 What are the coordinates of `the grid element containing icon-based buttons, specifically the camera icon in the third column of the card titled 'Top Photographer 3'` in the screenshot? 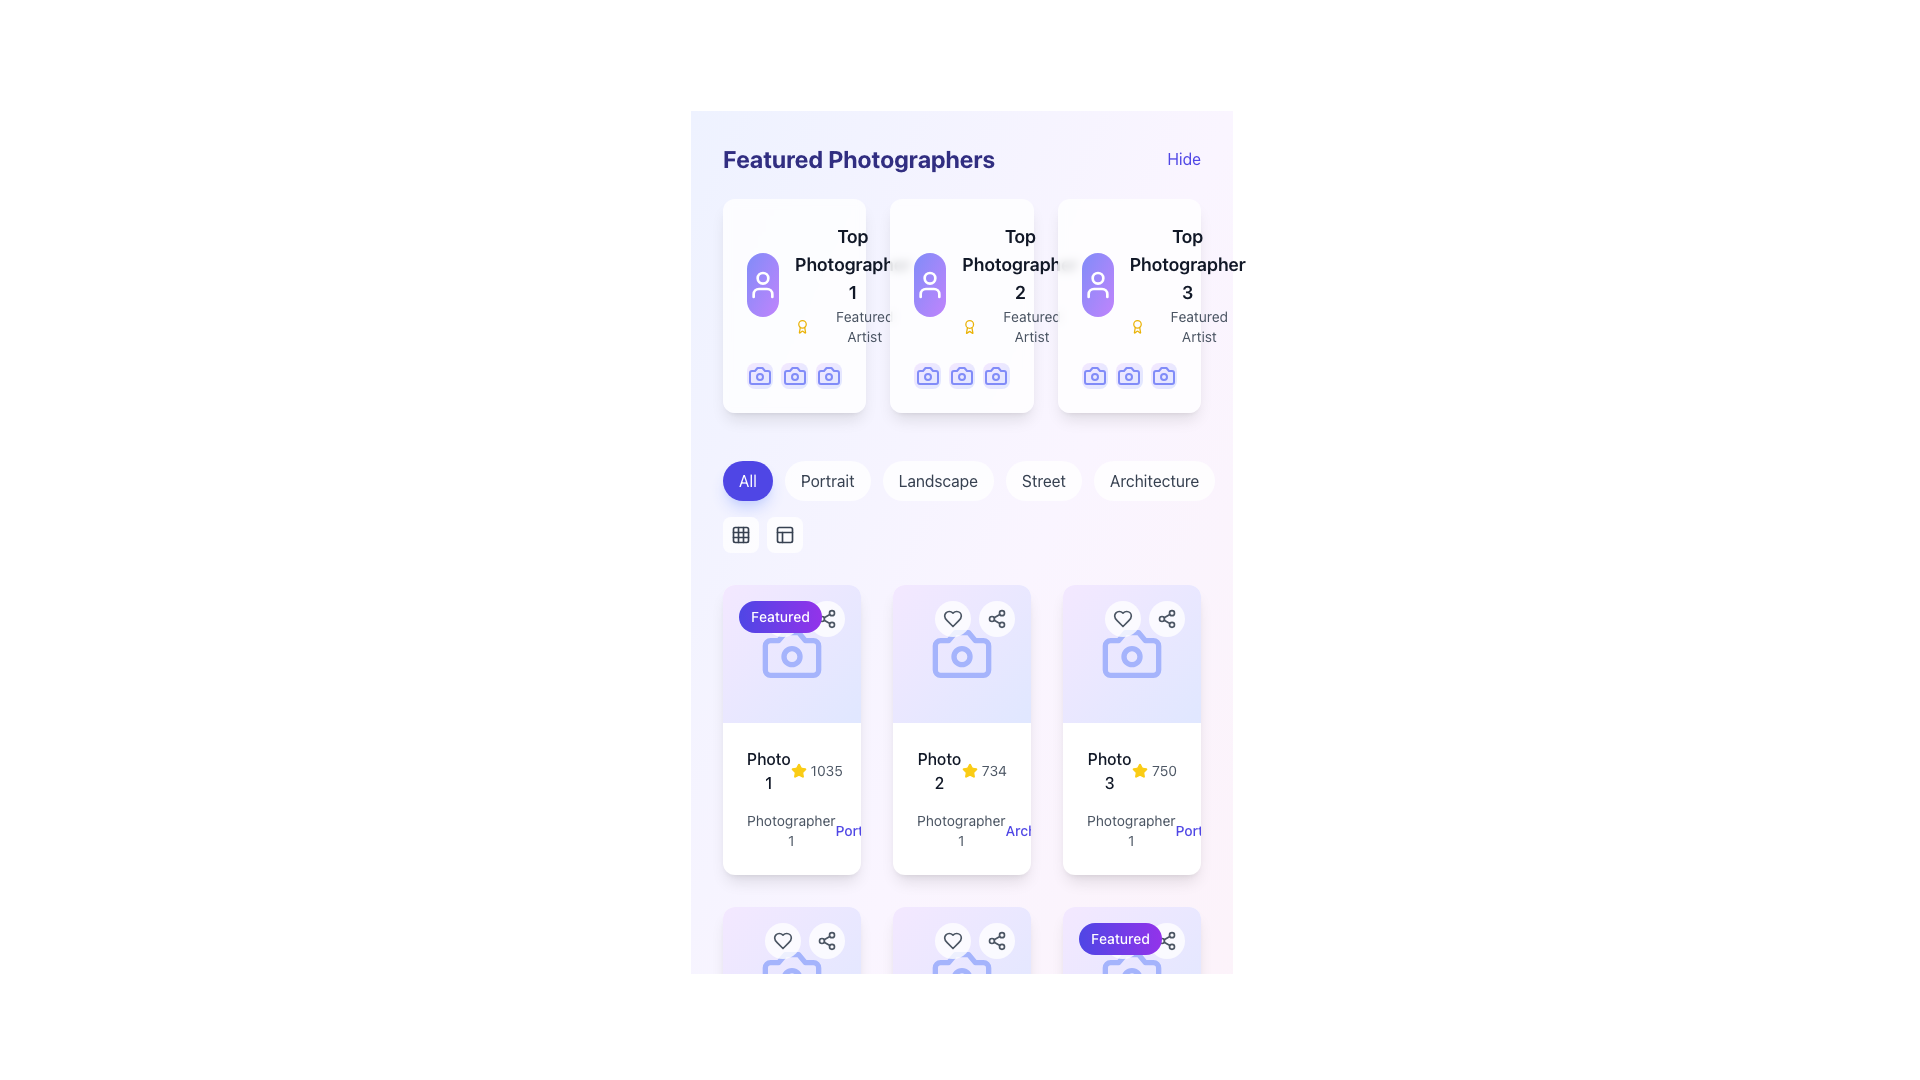 It's located at (1129, 376).